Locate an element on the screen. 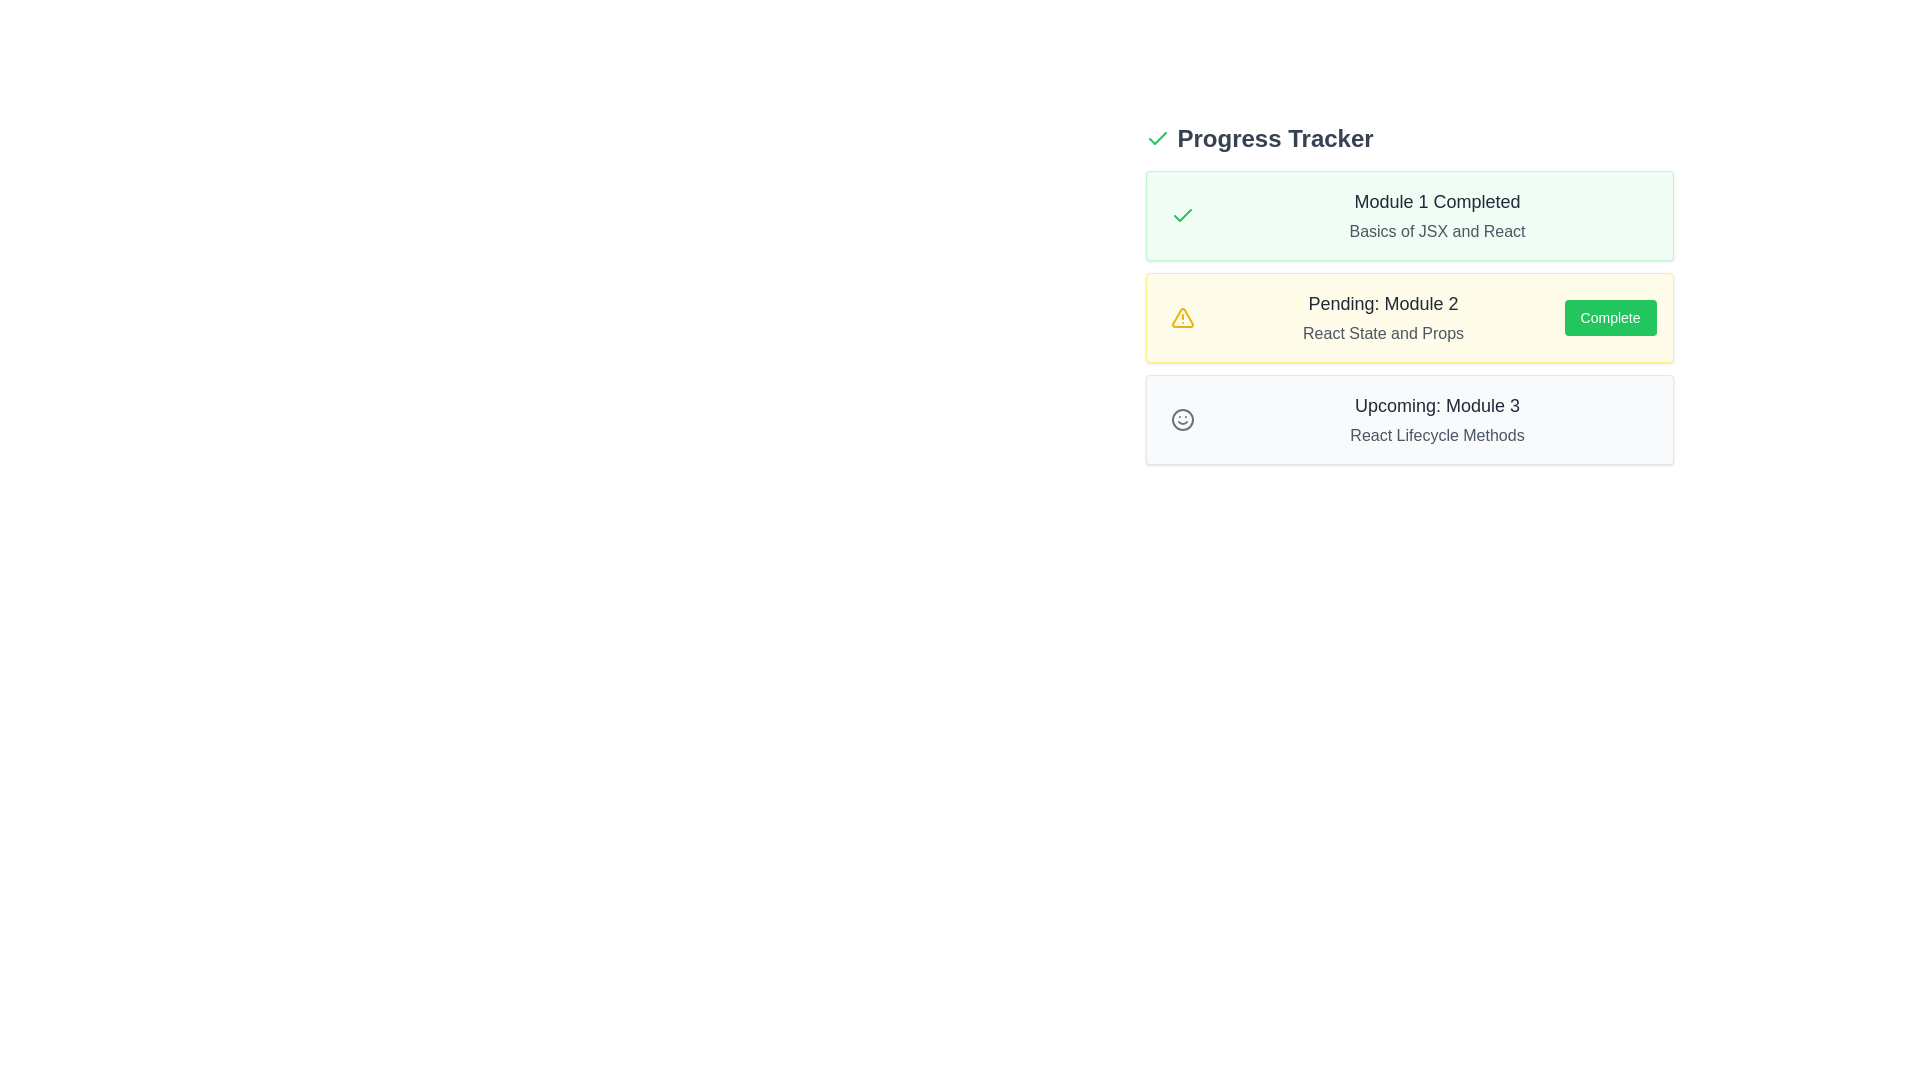 The height and width of the screenshot is (1080, 1920). the green checkmark icon positioned to the left of the 'Progress Tracker' text is located at coordinates (1157, 137).